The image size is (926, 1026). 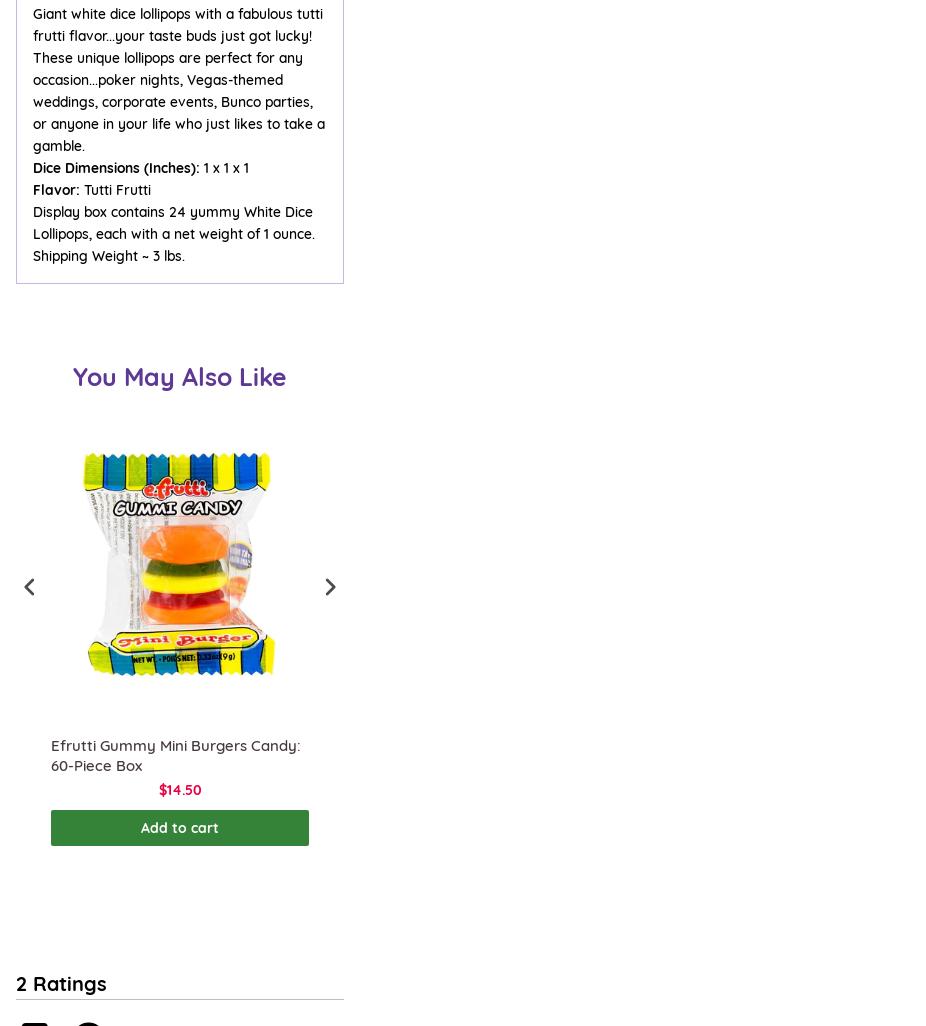 What do you see at coordinates (56, 317) in the screenshot?
I see `'Resources'` at bounding box center [56, 317].